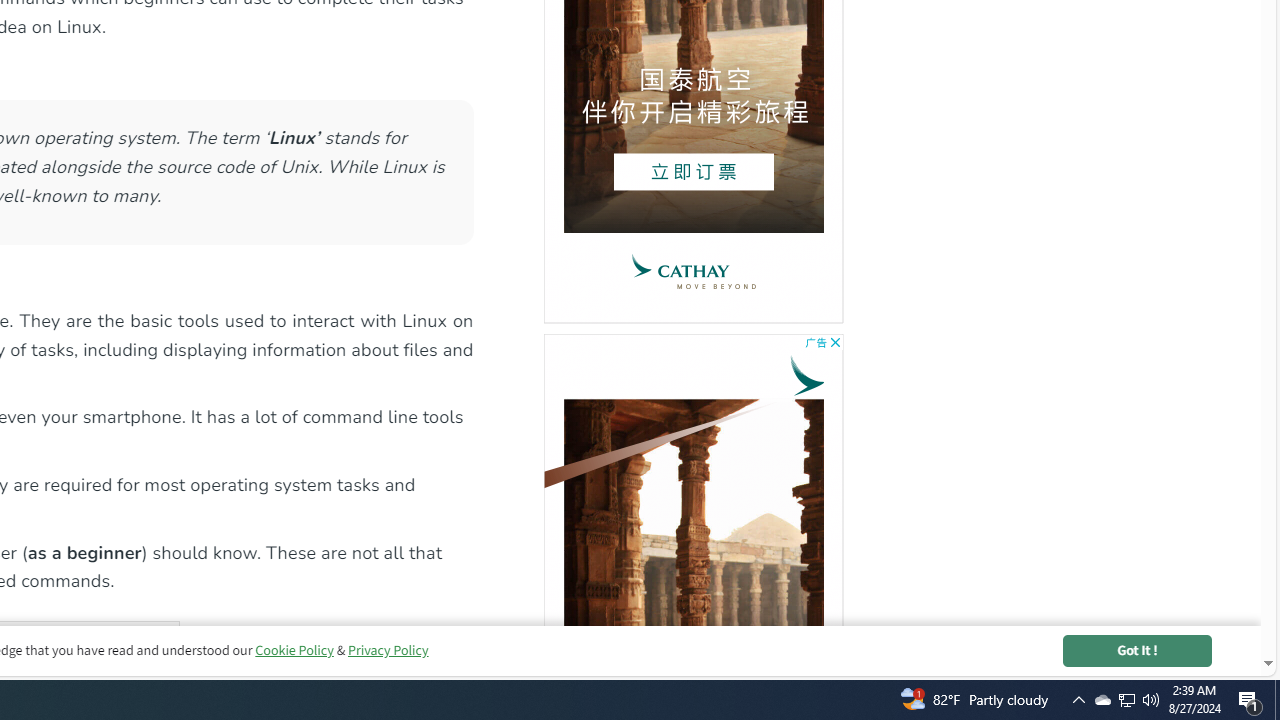  I want to click on 'AutomationID: cbb', so click(835, 341).